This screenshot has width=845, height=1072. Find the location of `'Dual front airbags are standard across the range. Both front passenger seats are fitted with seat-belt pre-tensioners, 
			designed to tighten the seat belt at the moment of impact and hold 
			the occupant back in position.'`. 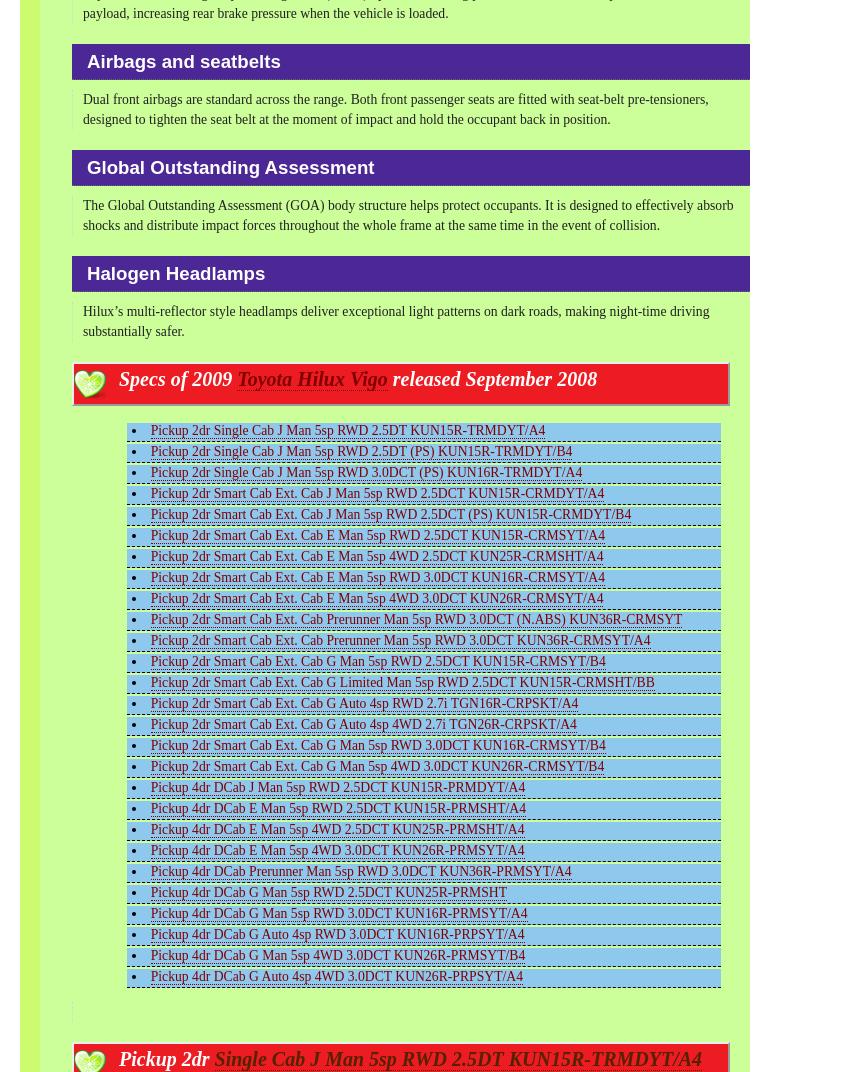

'Dual front airbags are standard across the range. Both front passenger seats are fitted with seat-belt pre-tensioners, 
			designed to tighten the seat belt at the moment of impact and hold 
			the occupant back in position.' is located at coordinates (394, 109).